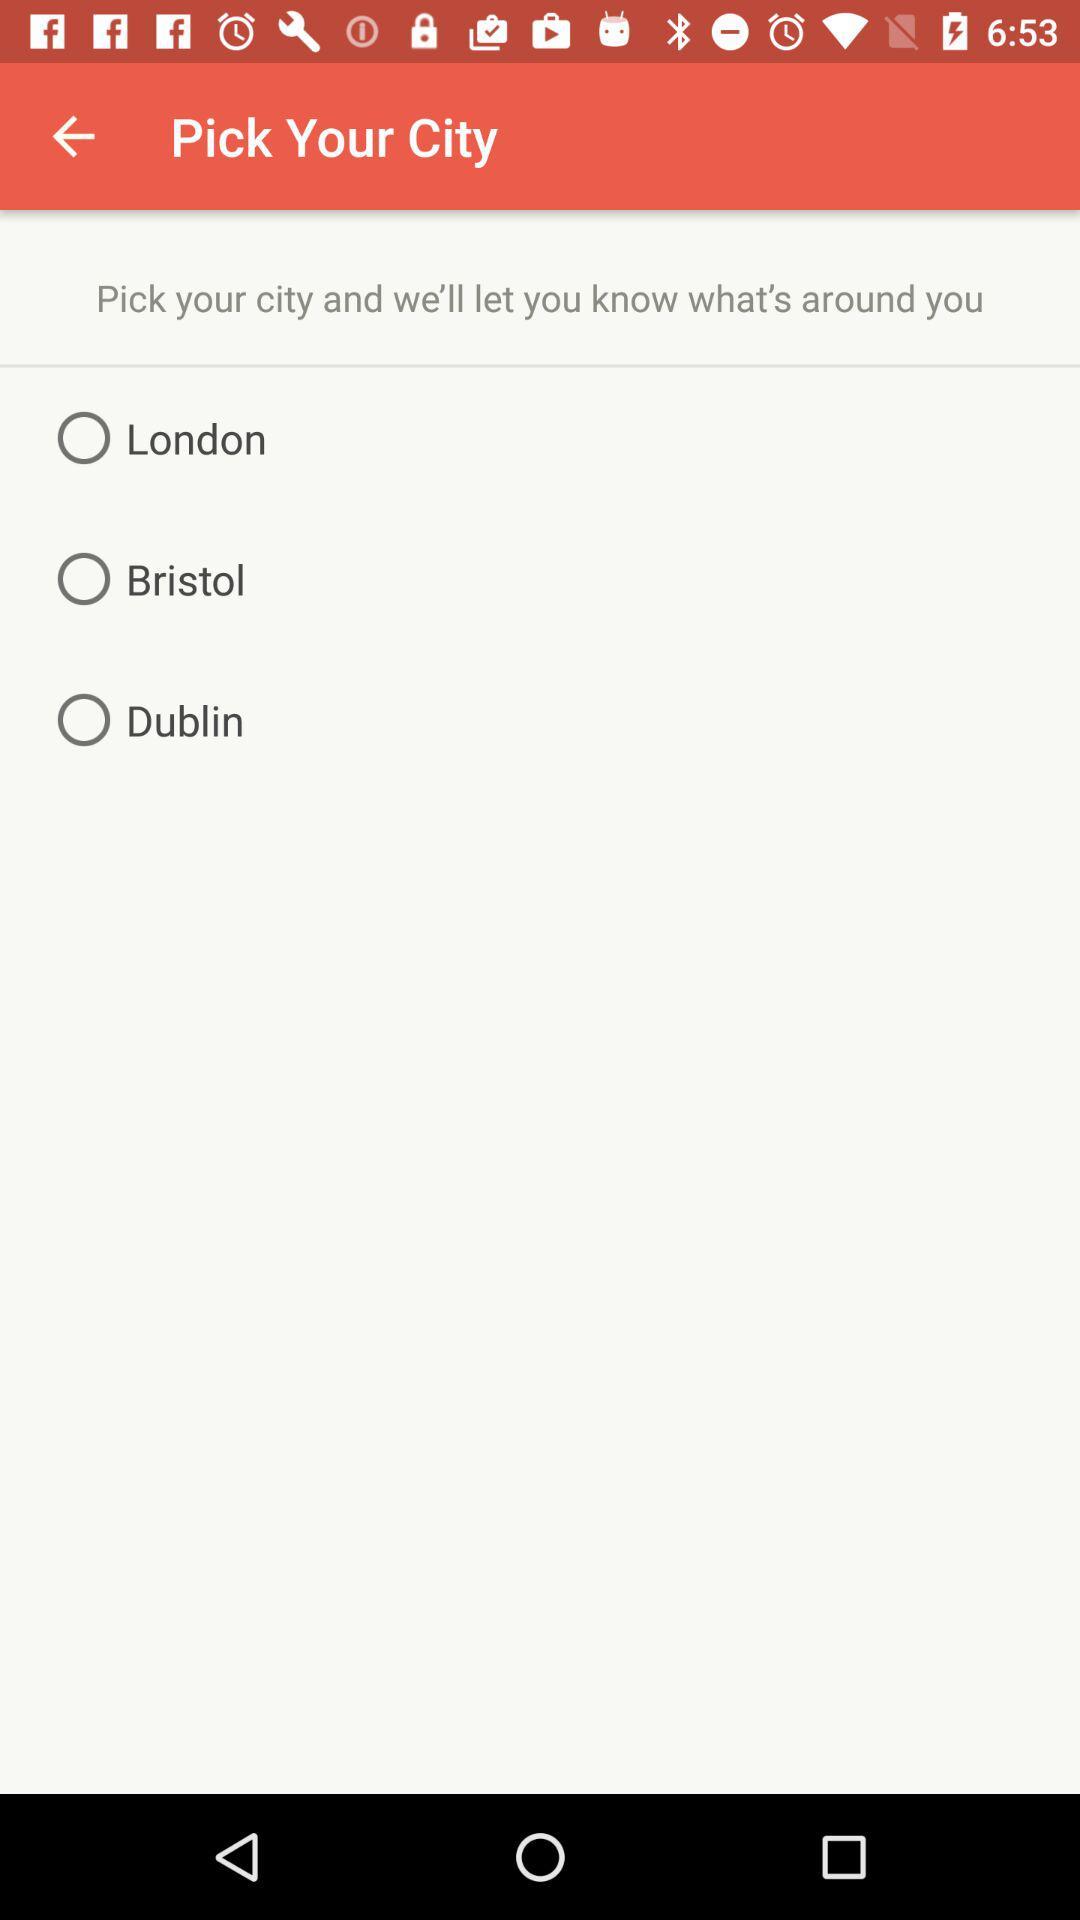  I want to click on item next to  pick your city item, so click(72, 135).